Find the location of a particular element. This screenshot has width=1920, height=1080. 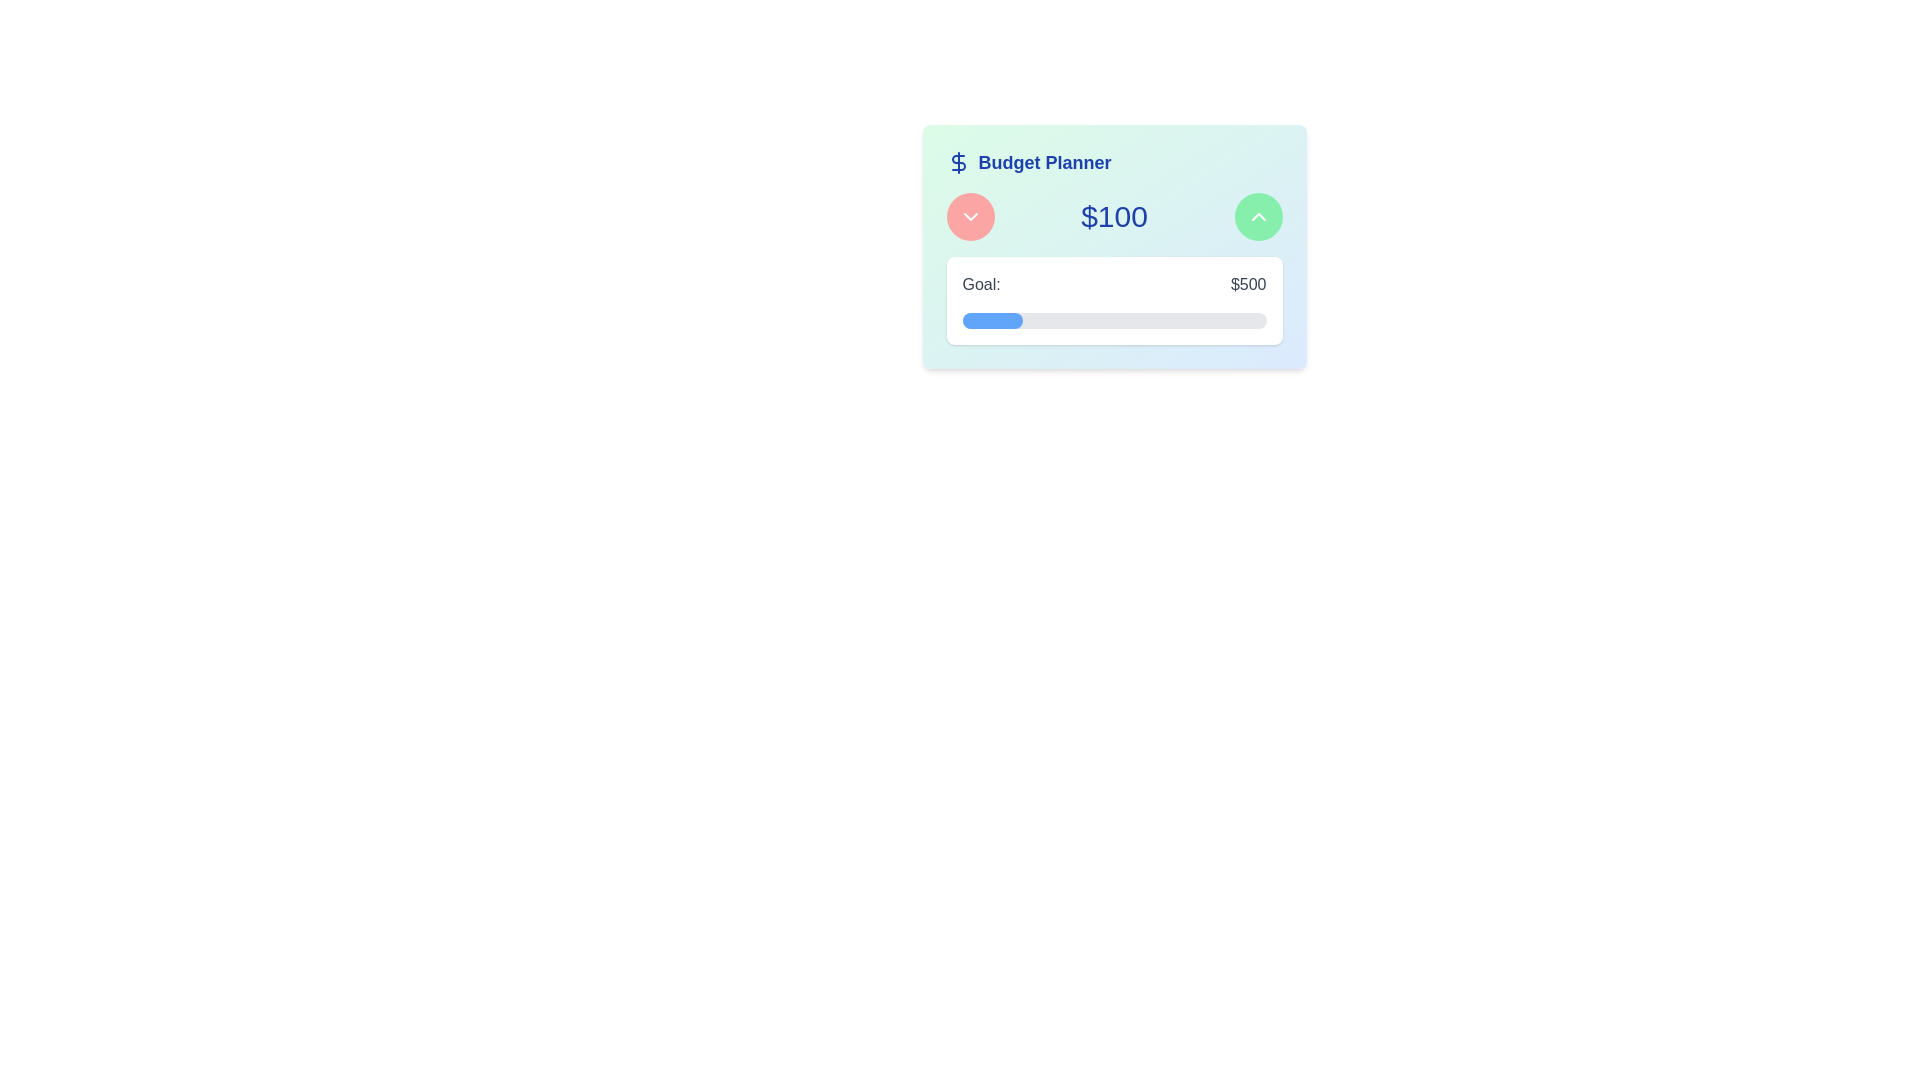

the bold blue text label 'Budget Planner' with the adjacent dollar sign icon is located at coordinates (1113, 161).